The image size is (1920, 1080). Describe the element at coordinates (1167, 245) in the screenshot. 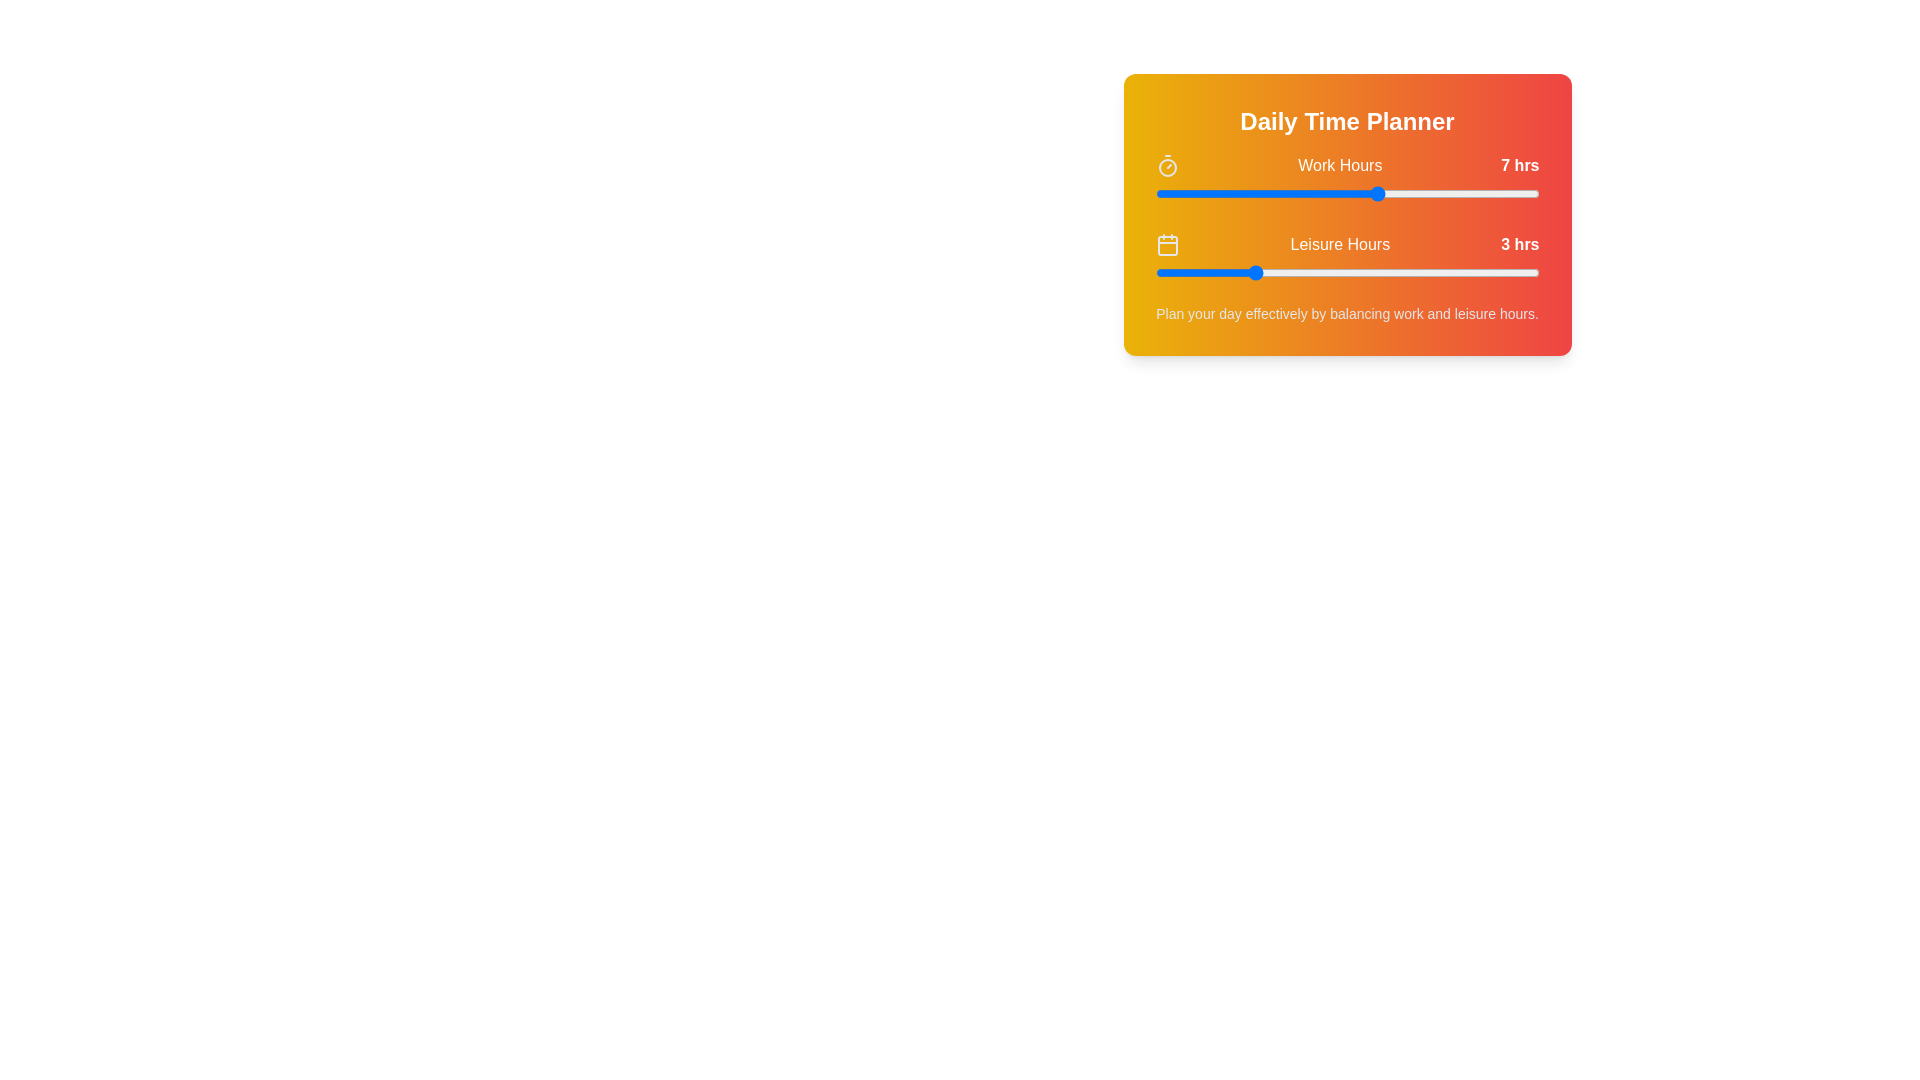

I see `the decorative icon component of the calendar located to the left of the 'Leisure Hours' label in the 'Daily Time Planner' interface` at that location.